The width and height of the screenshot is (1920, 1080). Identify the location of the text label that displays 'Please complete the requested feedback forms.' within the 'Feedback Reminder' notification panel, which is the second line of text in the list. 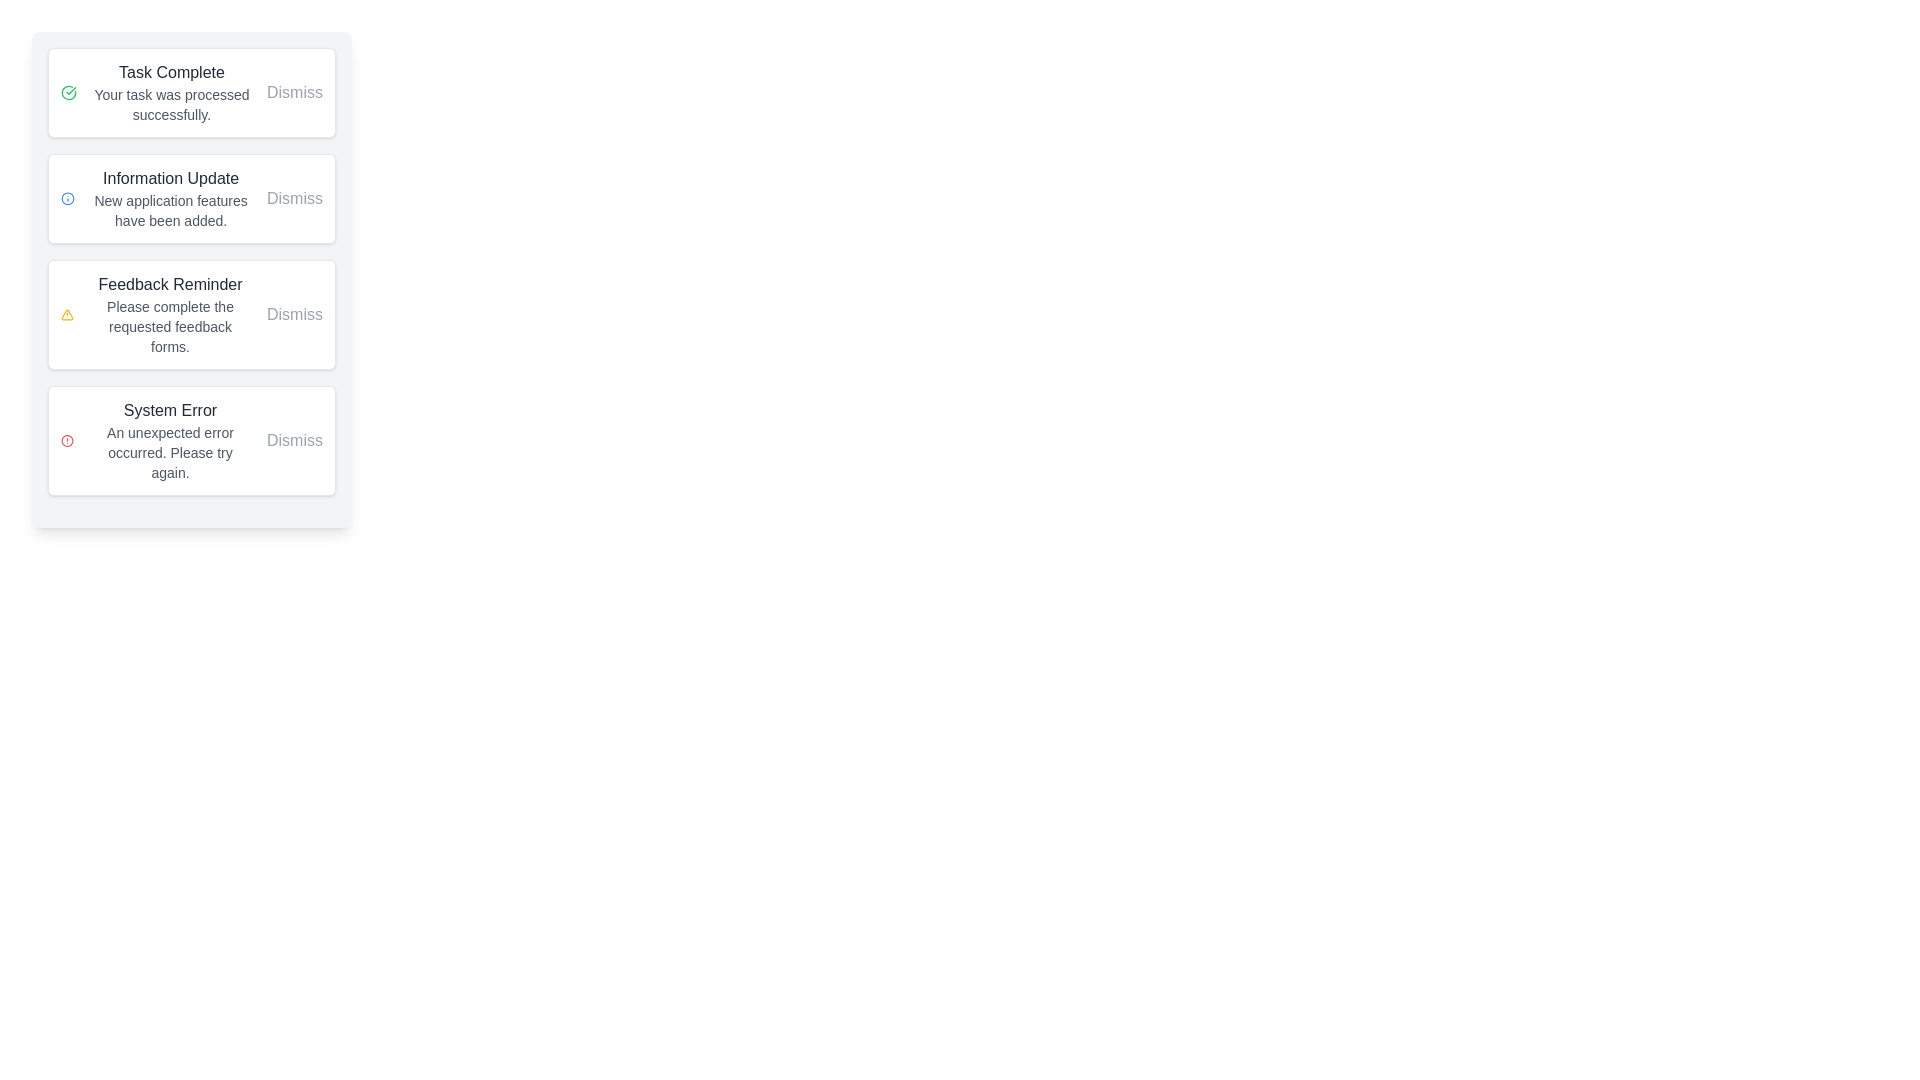
(170, 326).